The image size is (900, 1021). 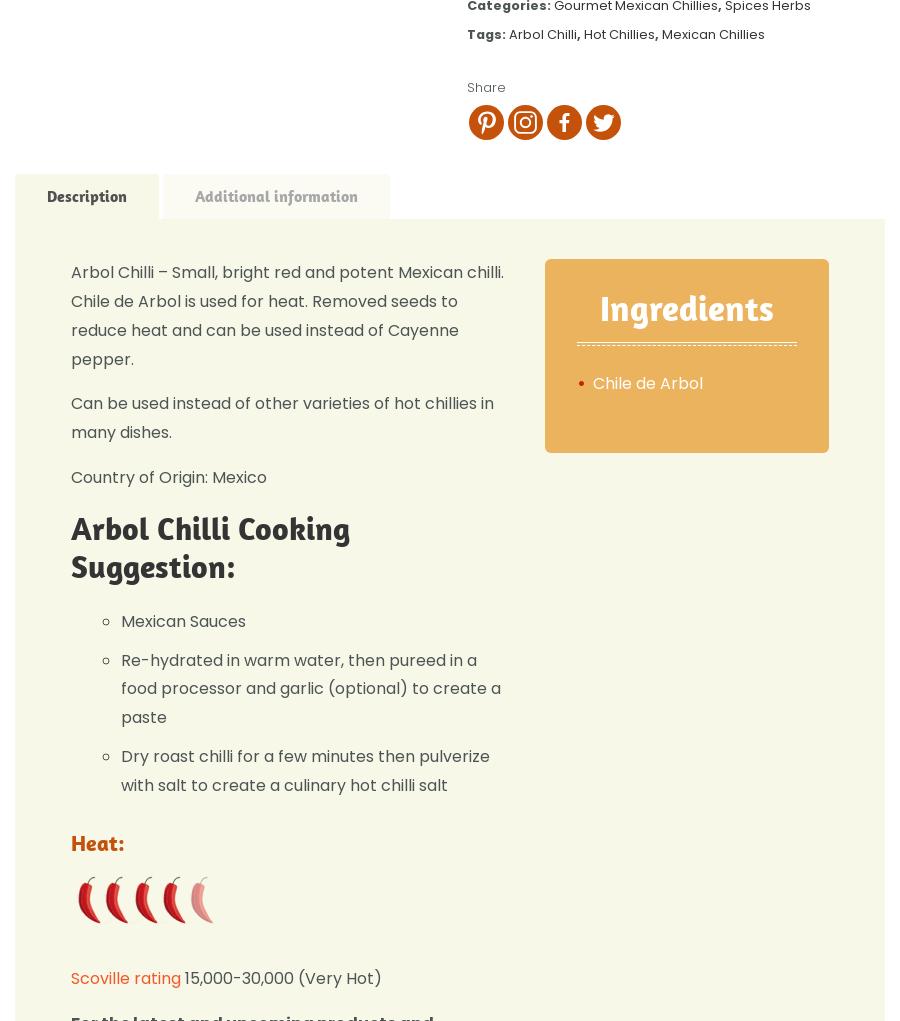 I want to click on 'Additional information', so click(x=275, y=195).